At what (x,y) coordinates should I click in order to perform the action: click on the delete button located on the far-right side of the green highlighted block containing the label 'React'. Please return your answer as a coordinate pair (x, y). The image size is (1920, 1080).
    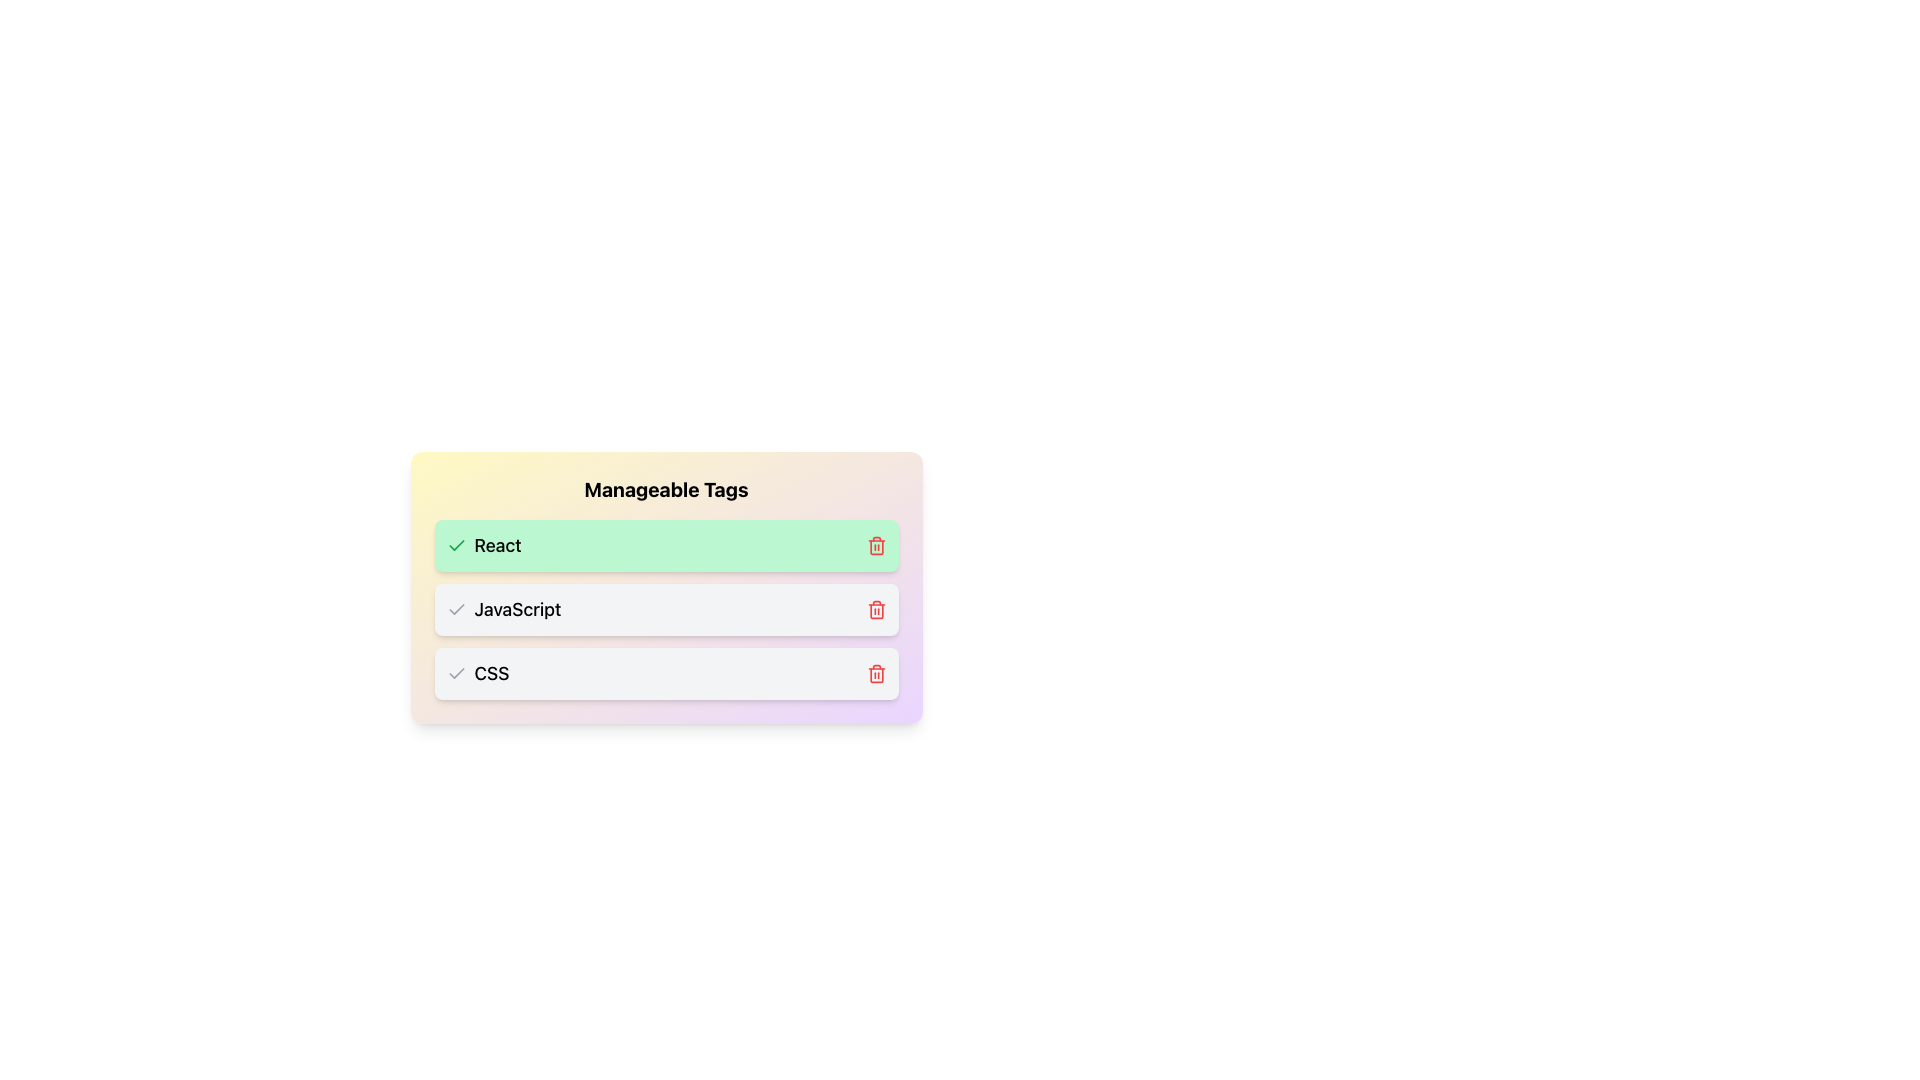
    Looking at the image, I should click on (876, 546).